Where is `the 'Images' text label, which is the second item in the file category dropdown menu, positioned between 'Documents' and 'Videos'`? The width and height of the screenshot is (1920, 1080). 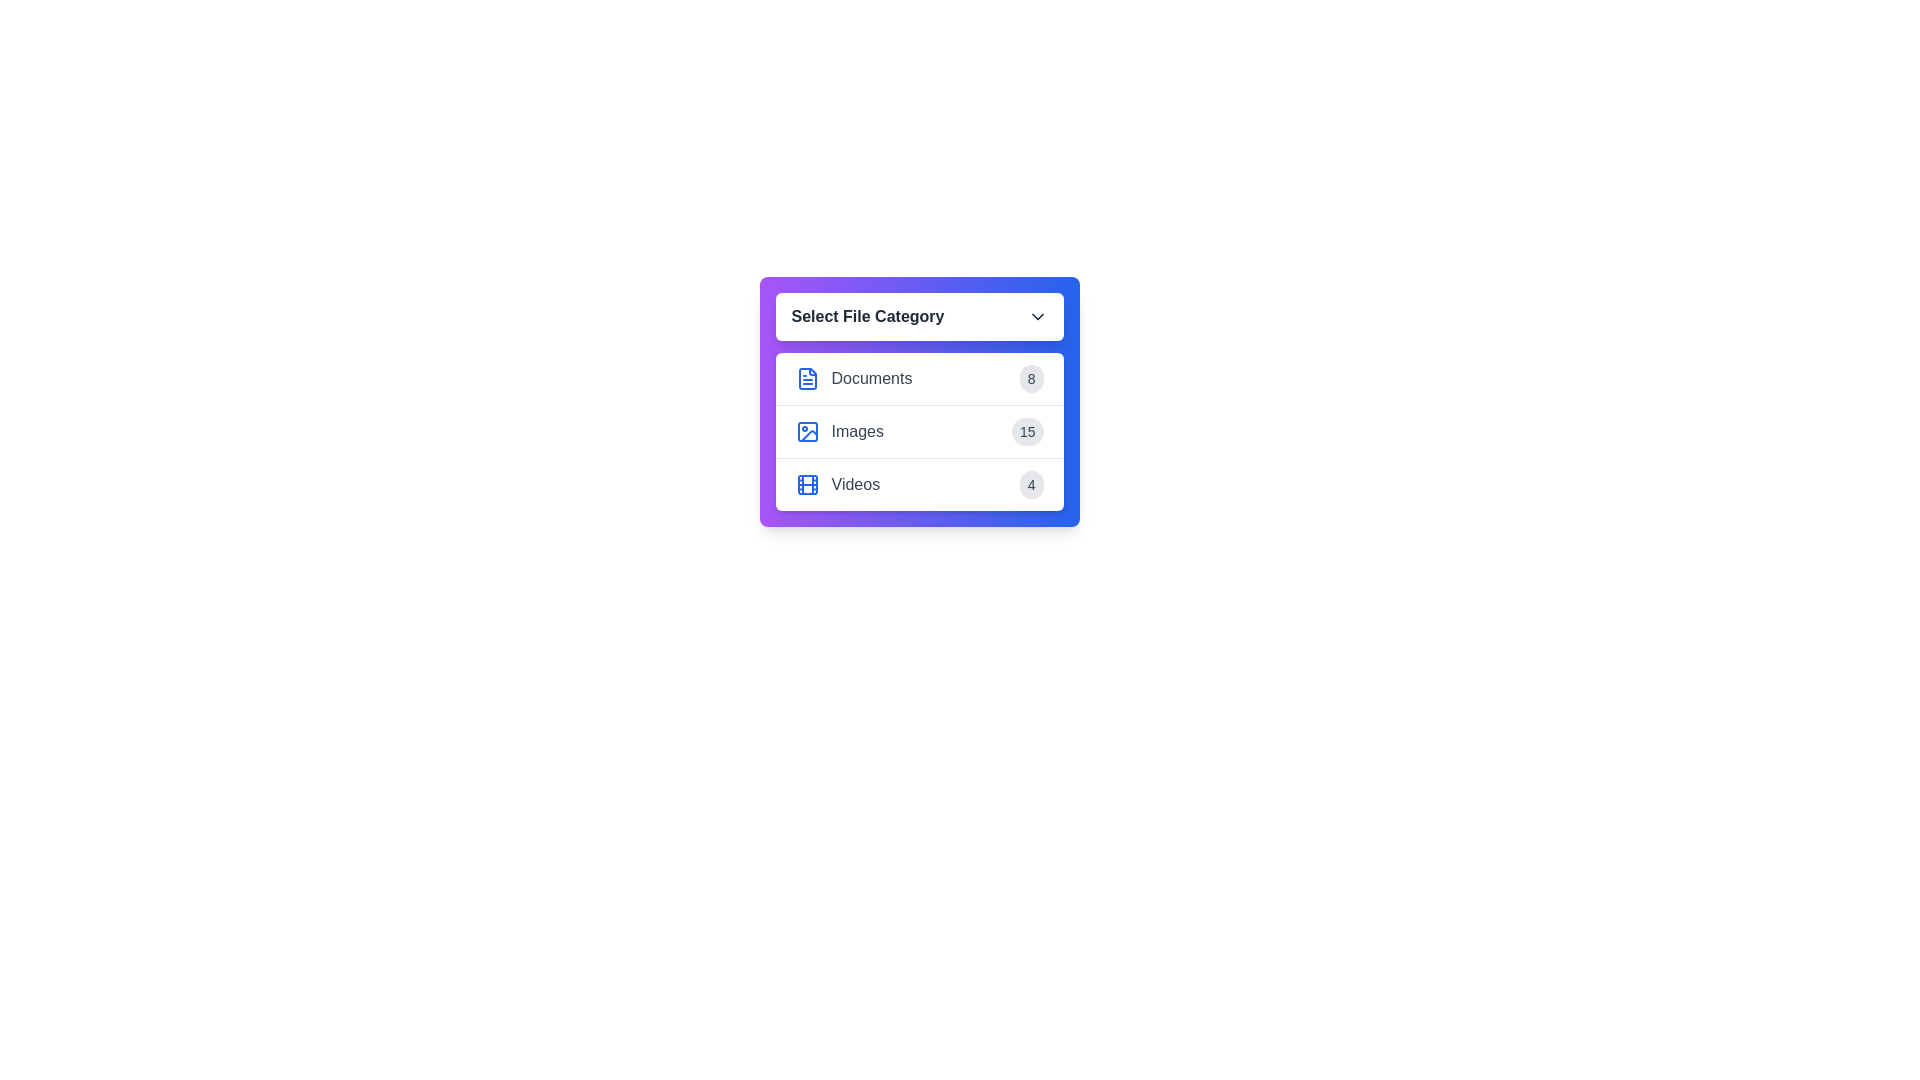
the 'Images' text label, which is the second item in the file category dropdown menu, positioned between 'Documents' and 'Videos' is located at coordinates (857, 431).